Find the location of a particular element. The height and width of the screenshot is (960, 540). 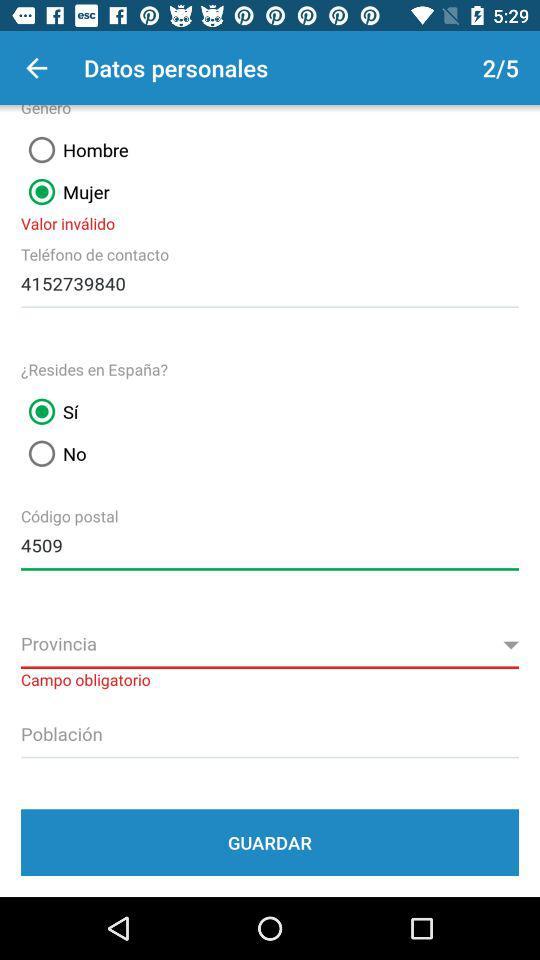

guardar is located at coordinates (270, 841).